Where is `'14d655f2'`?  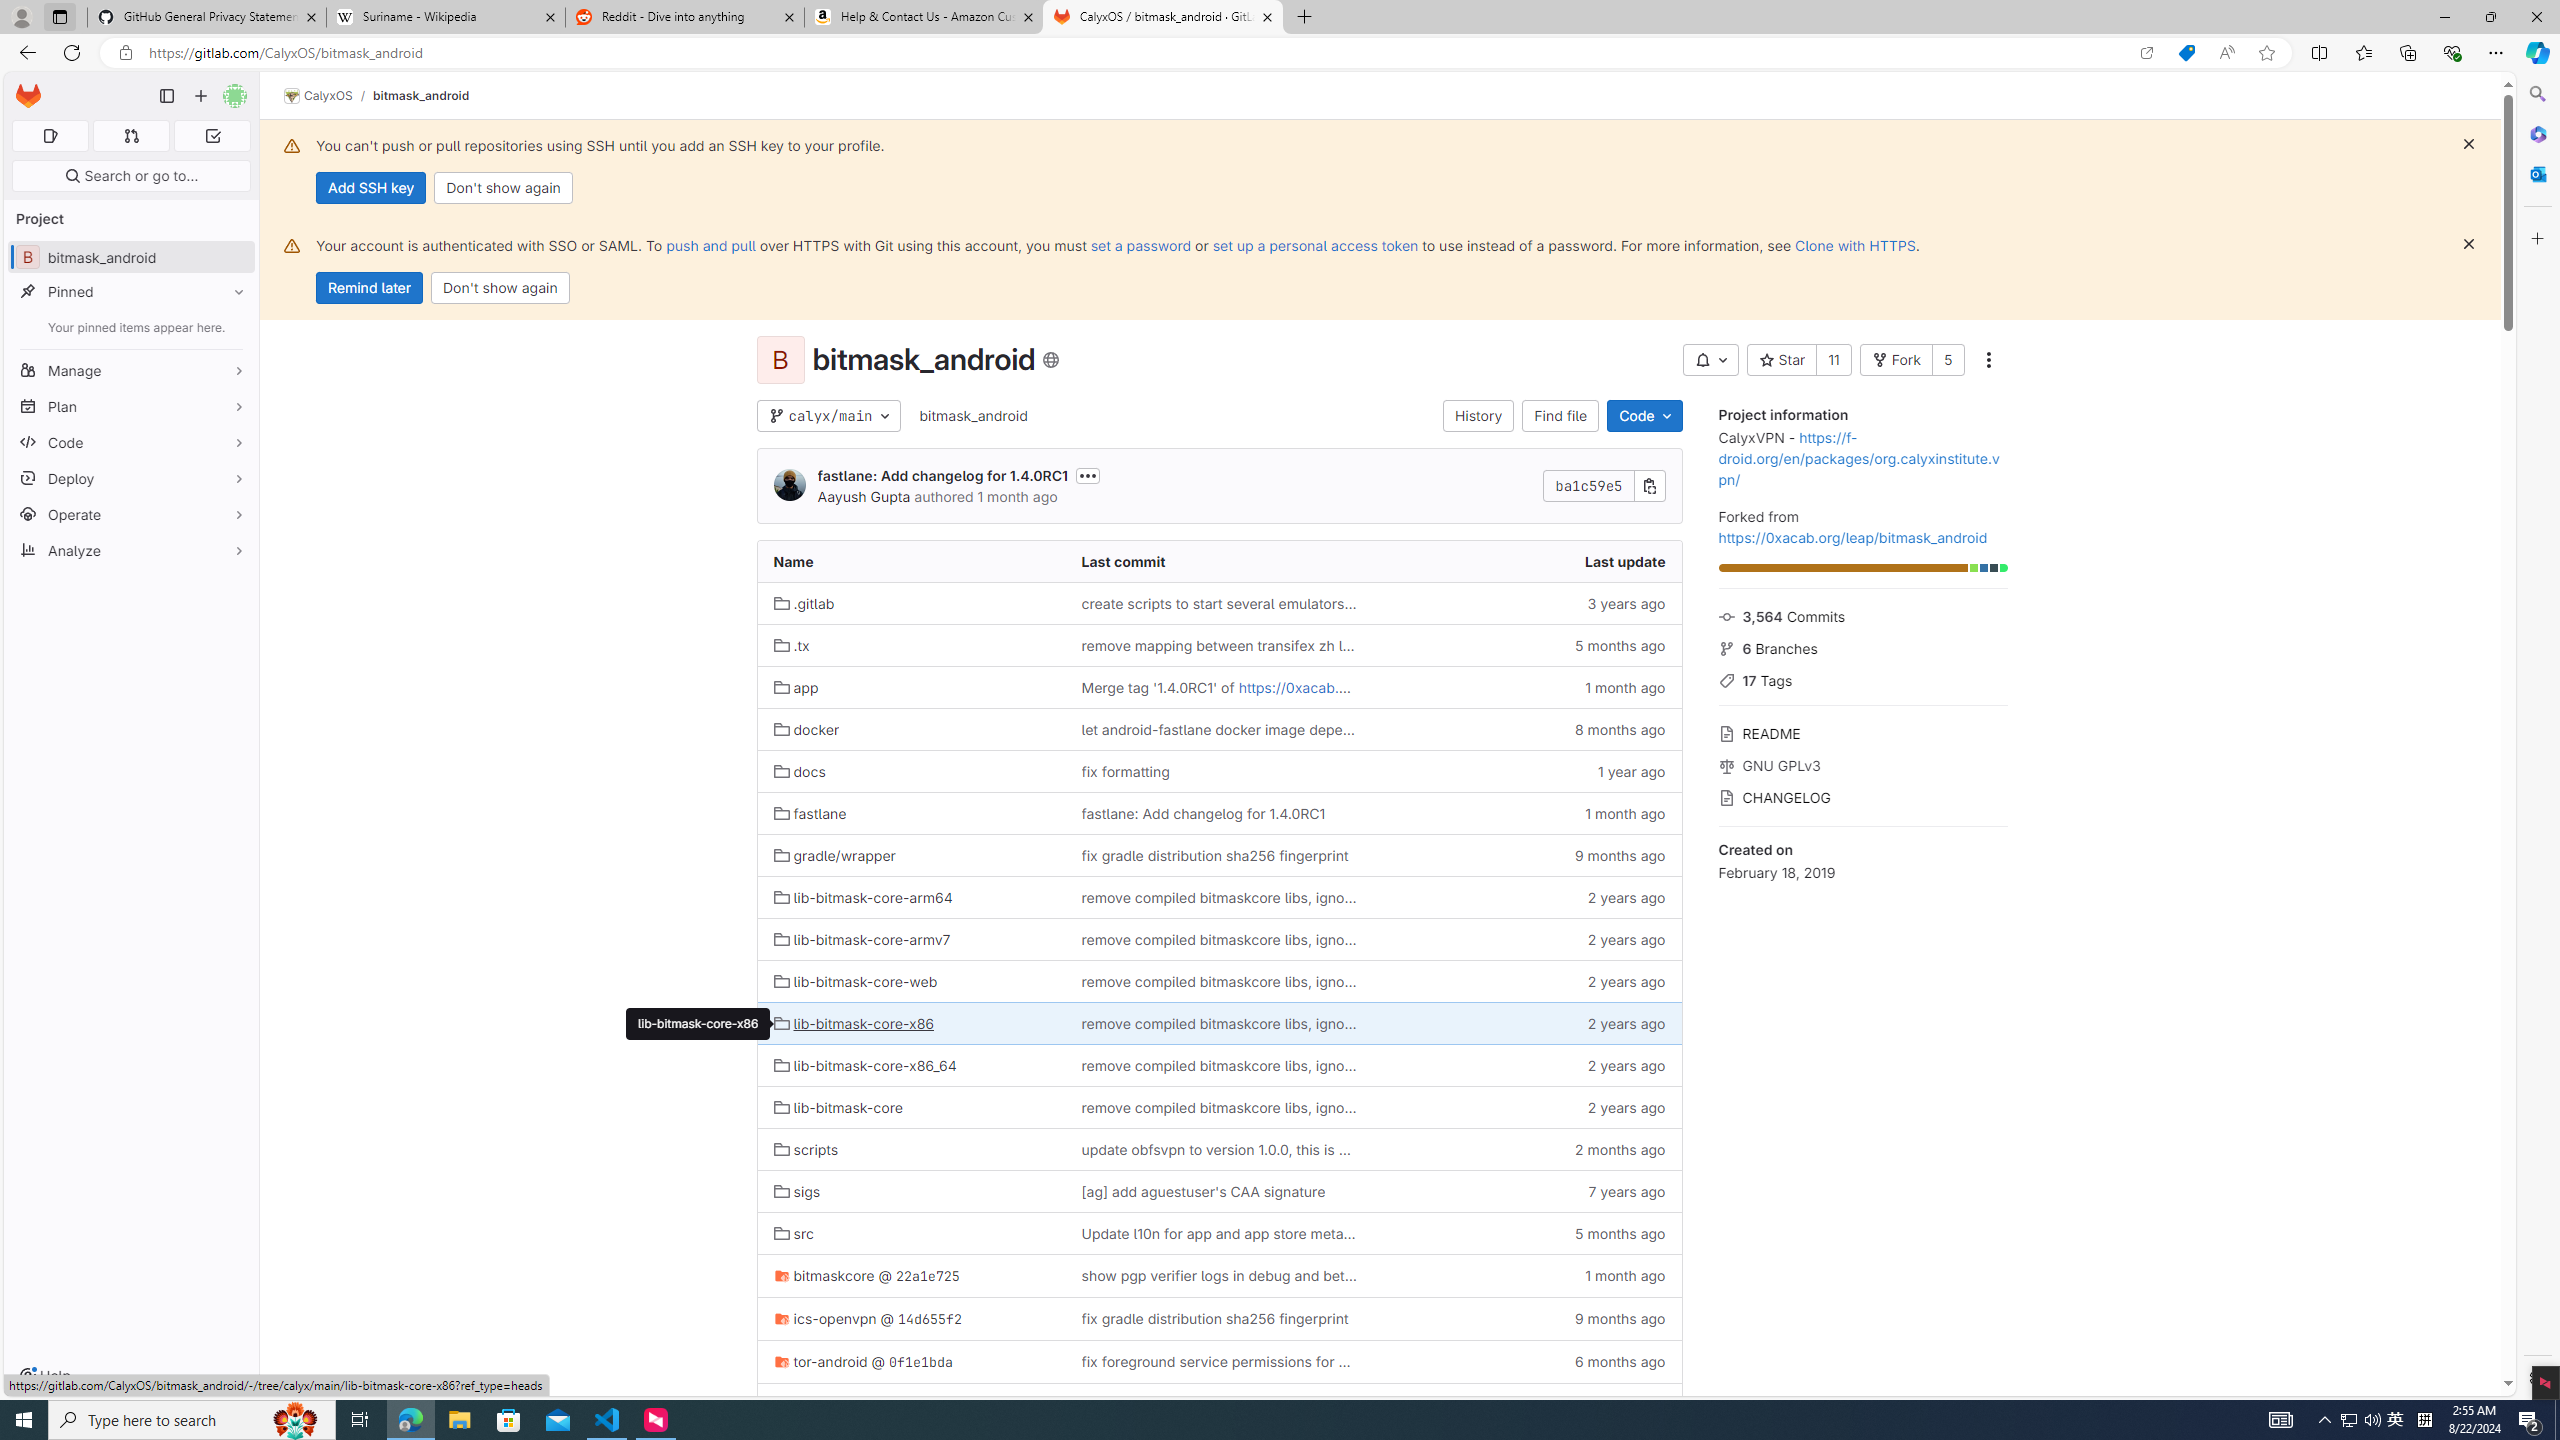 '14d655f2' is located at coordinates (929, 1318).